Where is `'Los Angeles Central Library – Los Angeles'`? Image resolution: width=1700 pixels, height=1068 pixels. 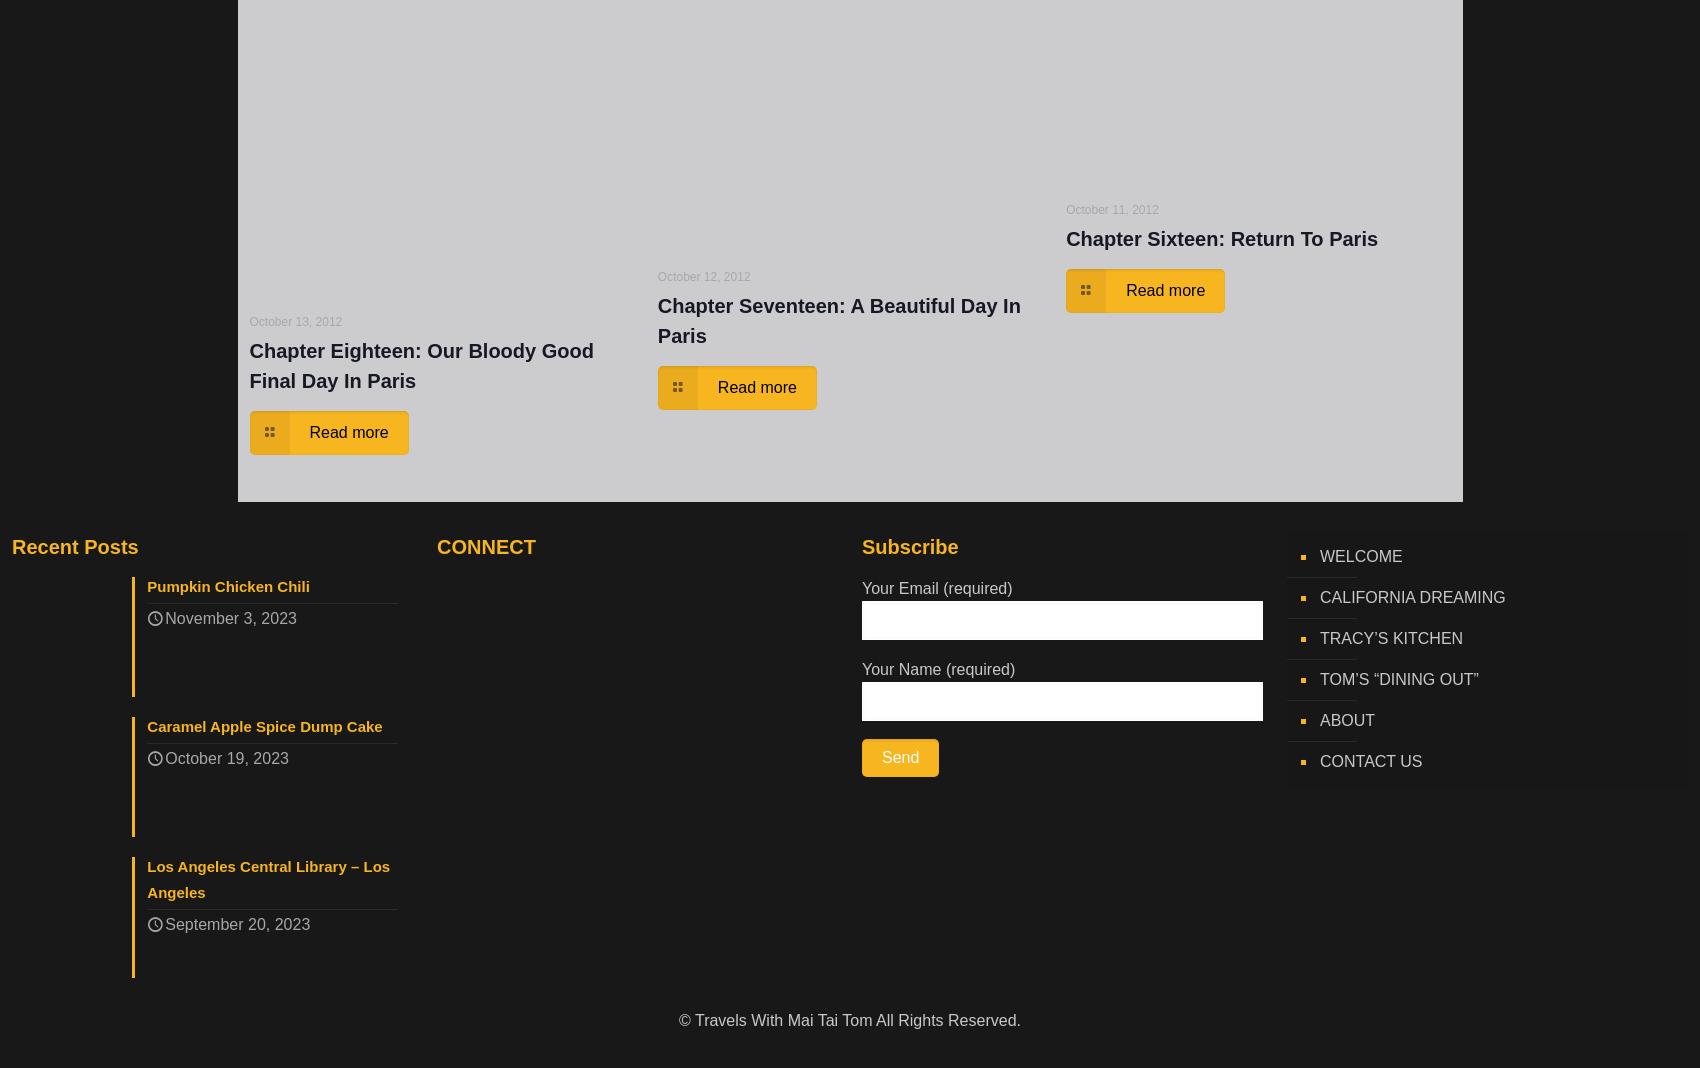 'Los Angeles Central Library – Los Angeles' is located at coordinates (146, 879).